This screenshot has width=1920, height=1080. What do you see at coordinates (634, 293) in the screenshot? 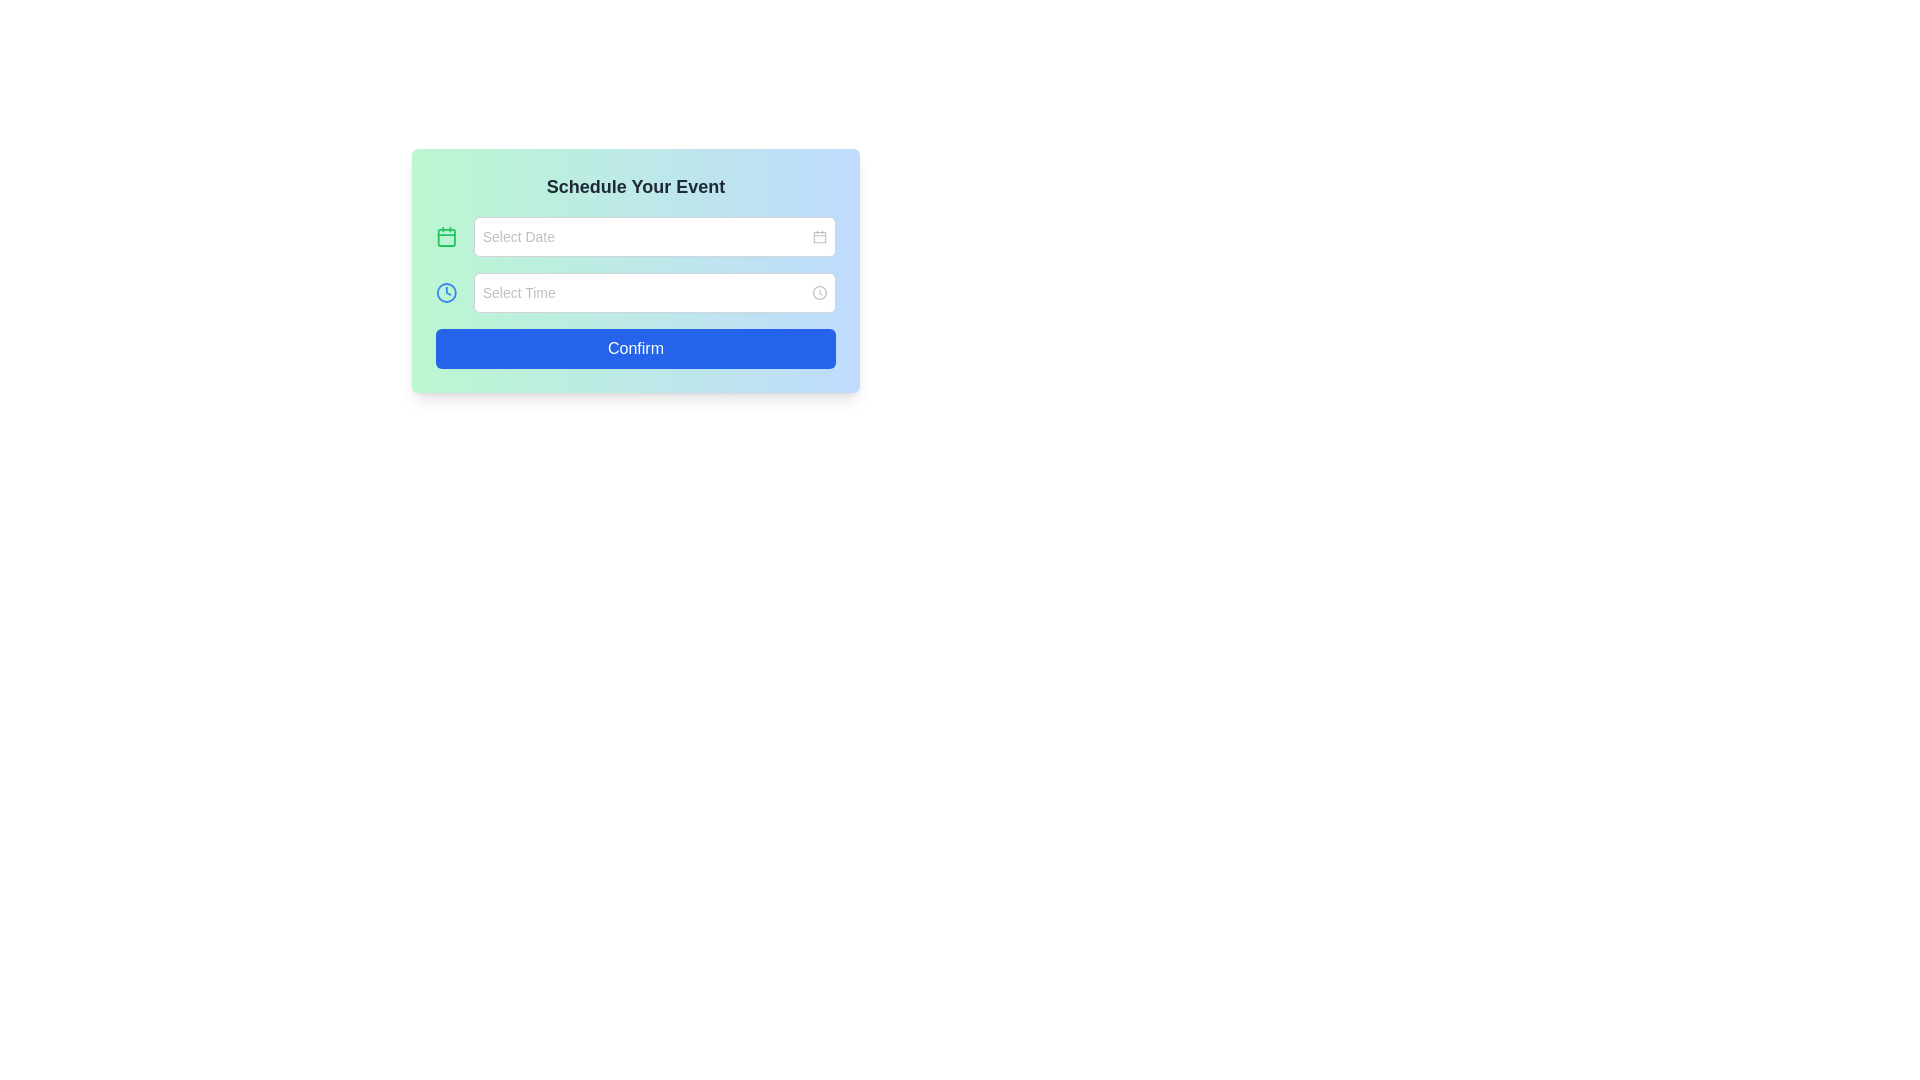
I see `the Time Picker Input Field, which is located below the 'Select Date' input field and prompts with 'Select Time'` at bounding box center [634, 293].